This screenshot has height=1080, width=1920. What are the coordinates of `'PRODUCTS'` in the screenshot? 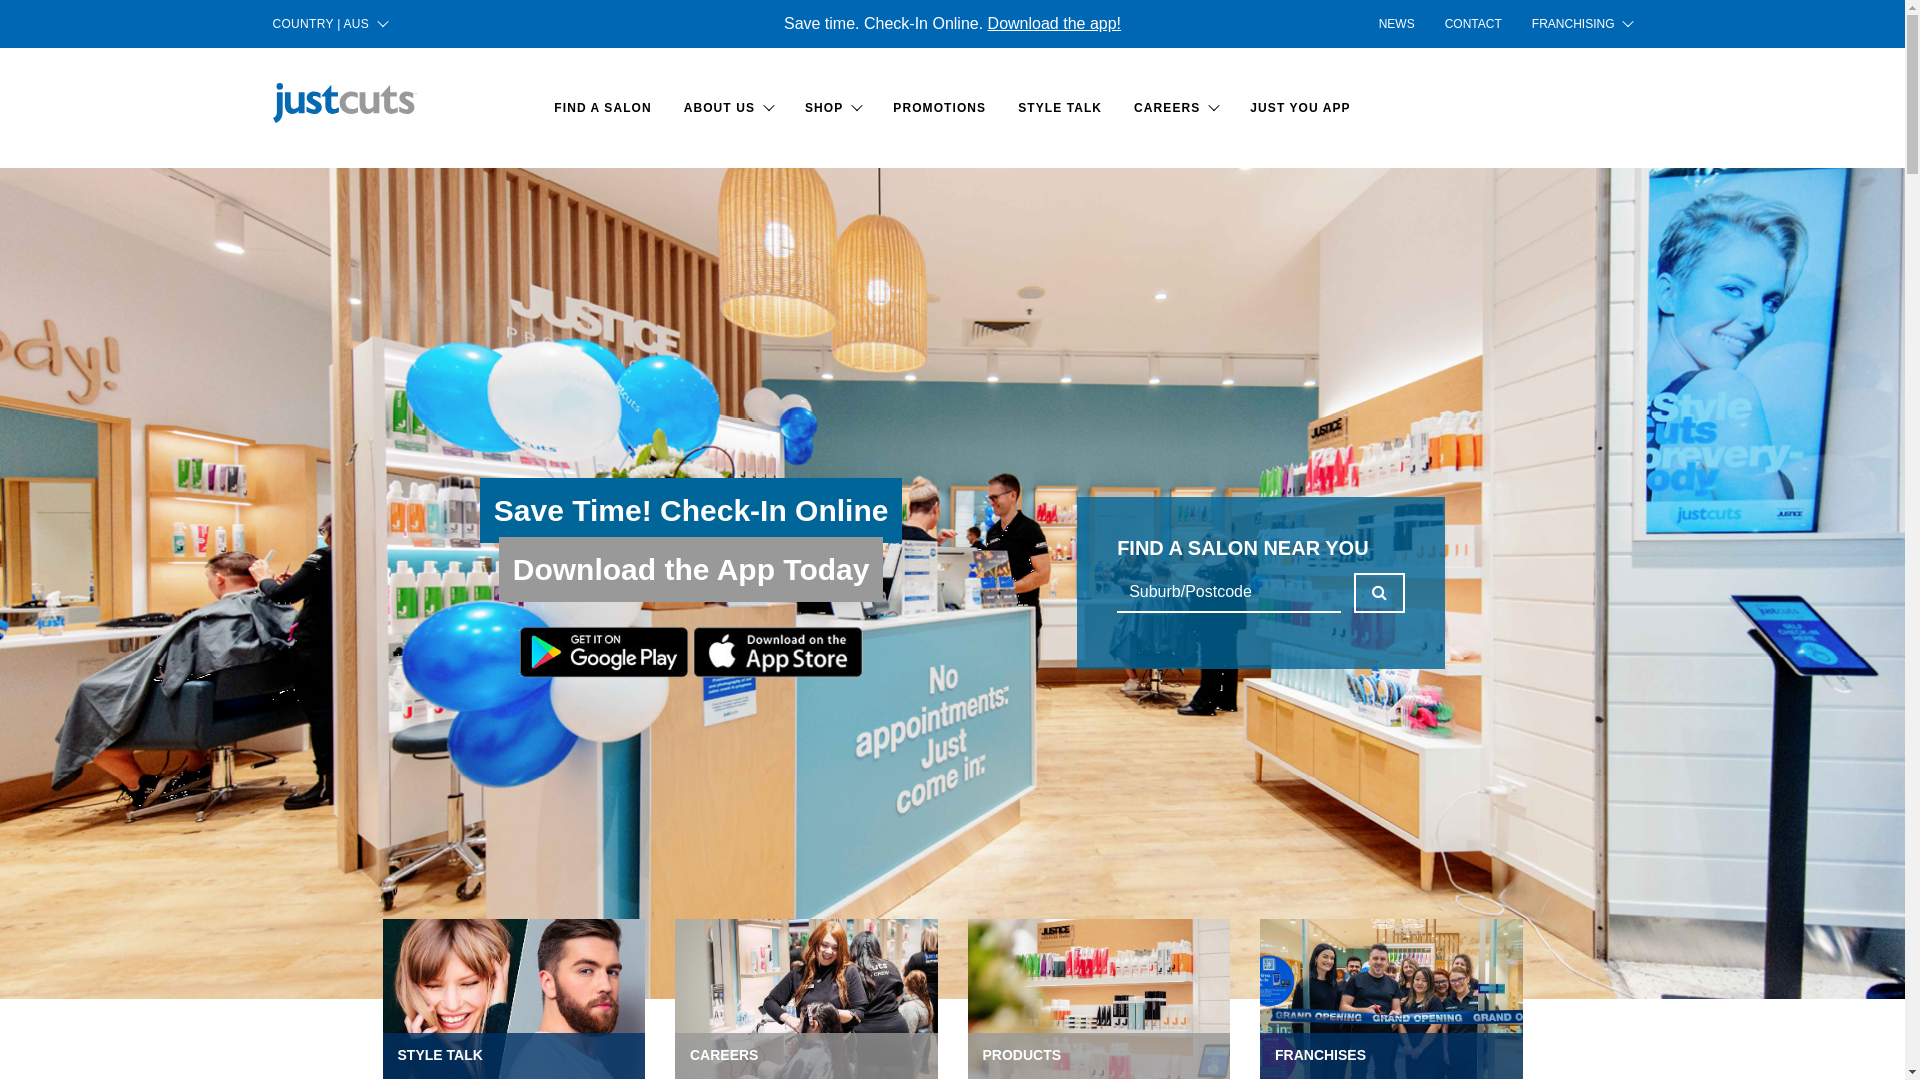 It's located at (968, 999).